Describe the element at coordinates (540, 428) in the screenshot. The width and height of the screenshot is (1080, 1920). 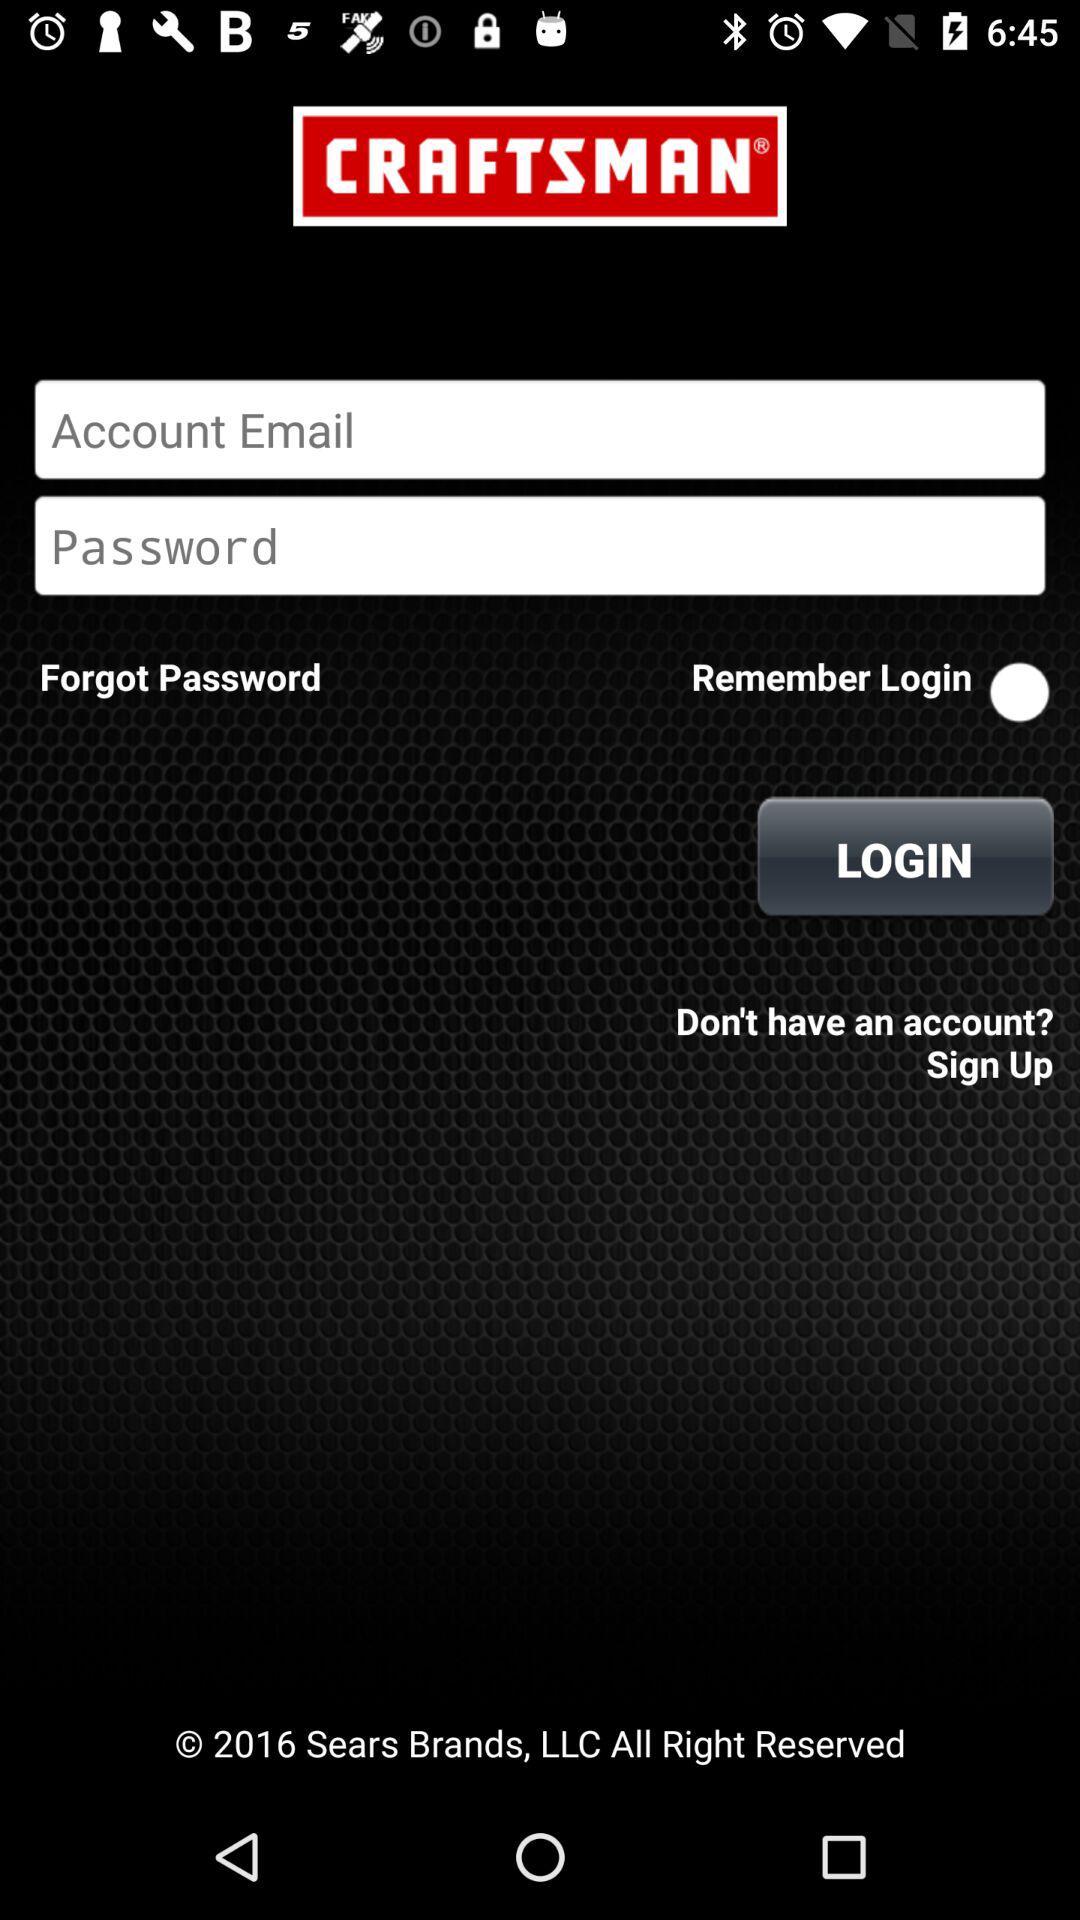
I see `login email` at that location.